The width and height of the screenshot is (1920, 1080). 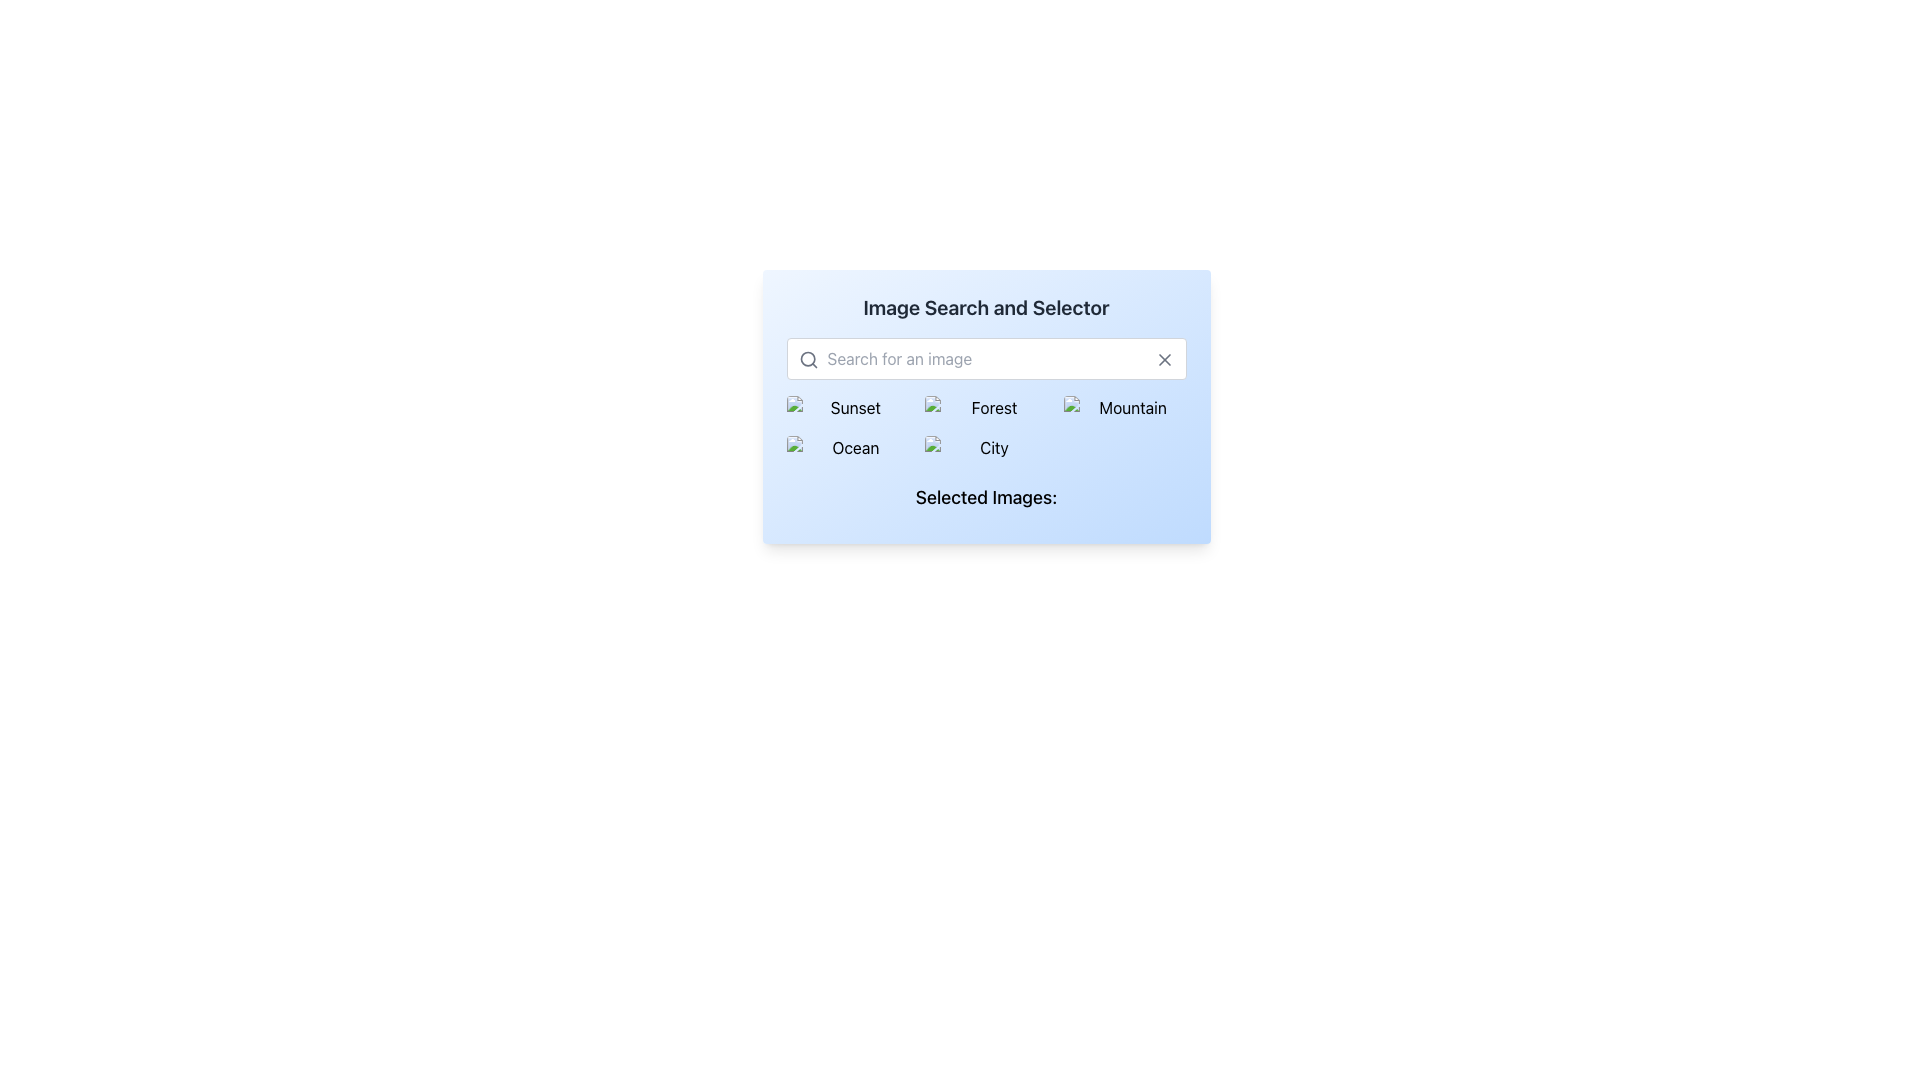 I want to click on the search input field located below the title 'Image Search and Selector', so click(x=986, y=357).